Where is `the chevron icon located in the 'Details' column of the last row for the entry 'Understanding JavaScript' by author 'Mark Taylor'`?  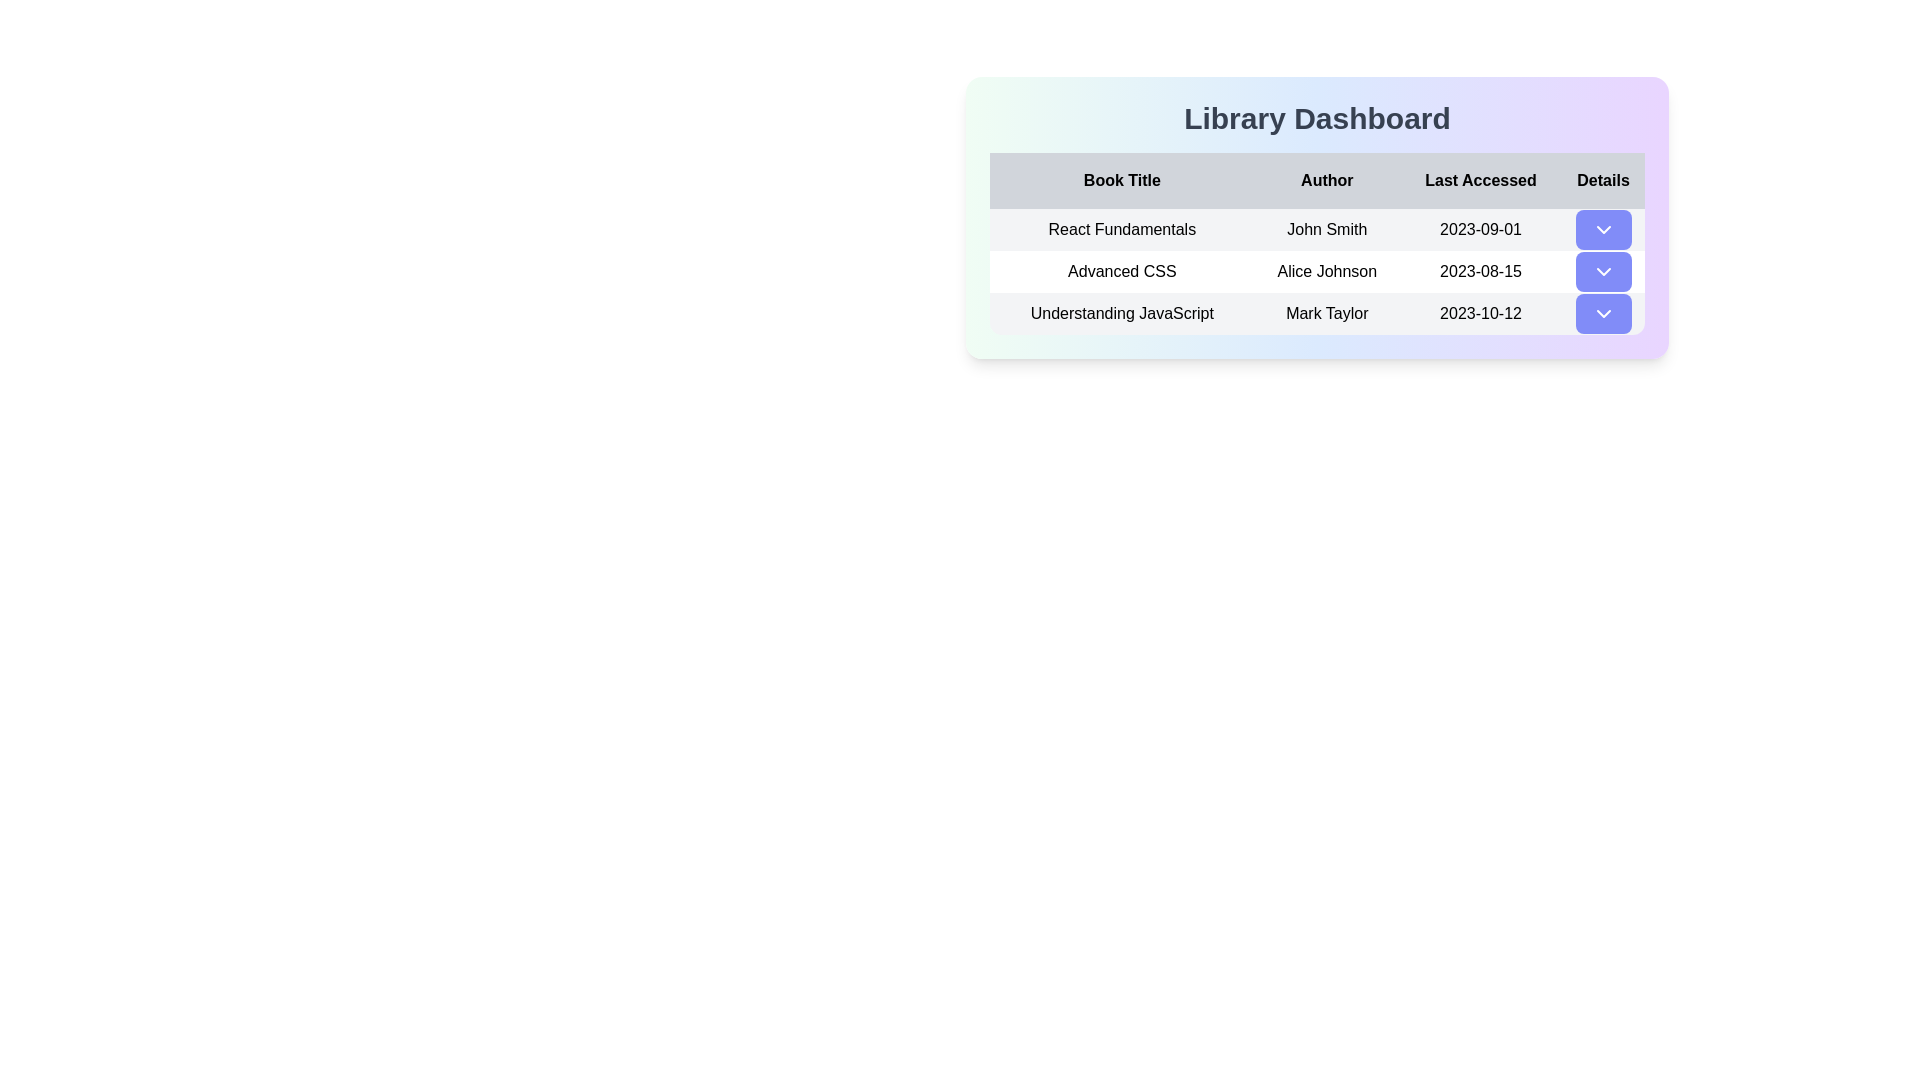
the chevron icon located in the 'Details' column of the last row for the entry 'Understanding JavaScript' by author 'Mark Taylor' is located at coordinates (1603, 313).